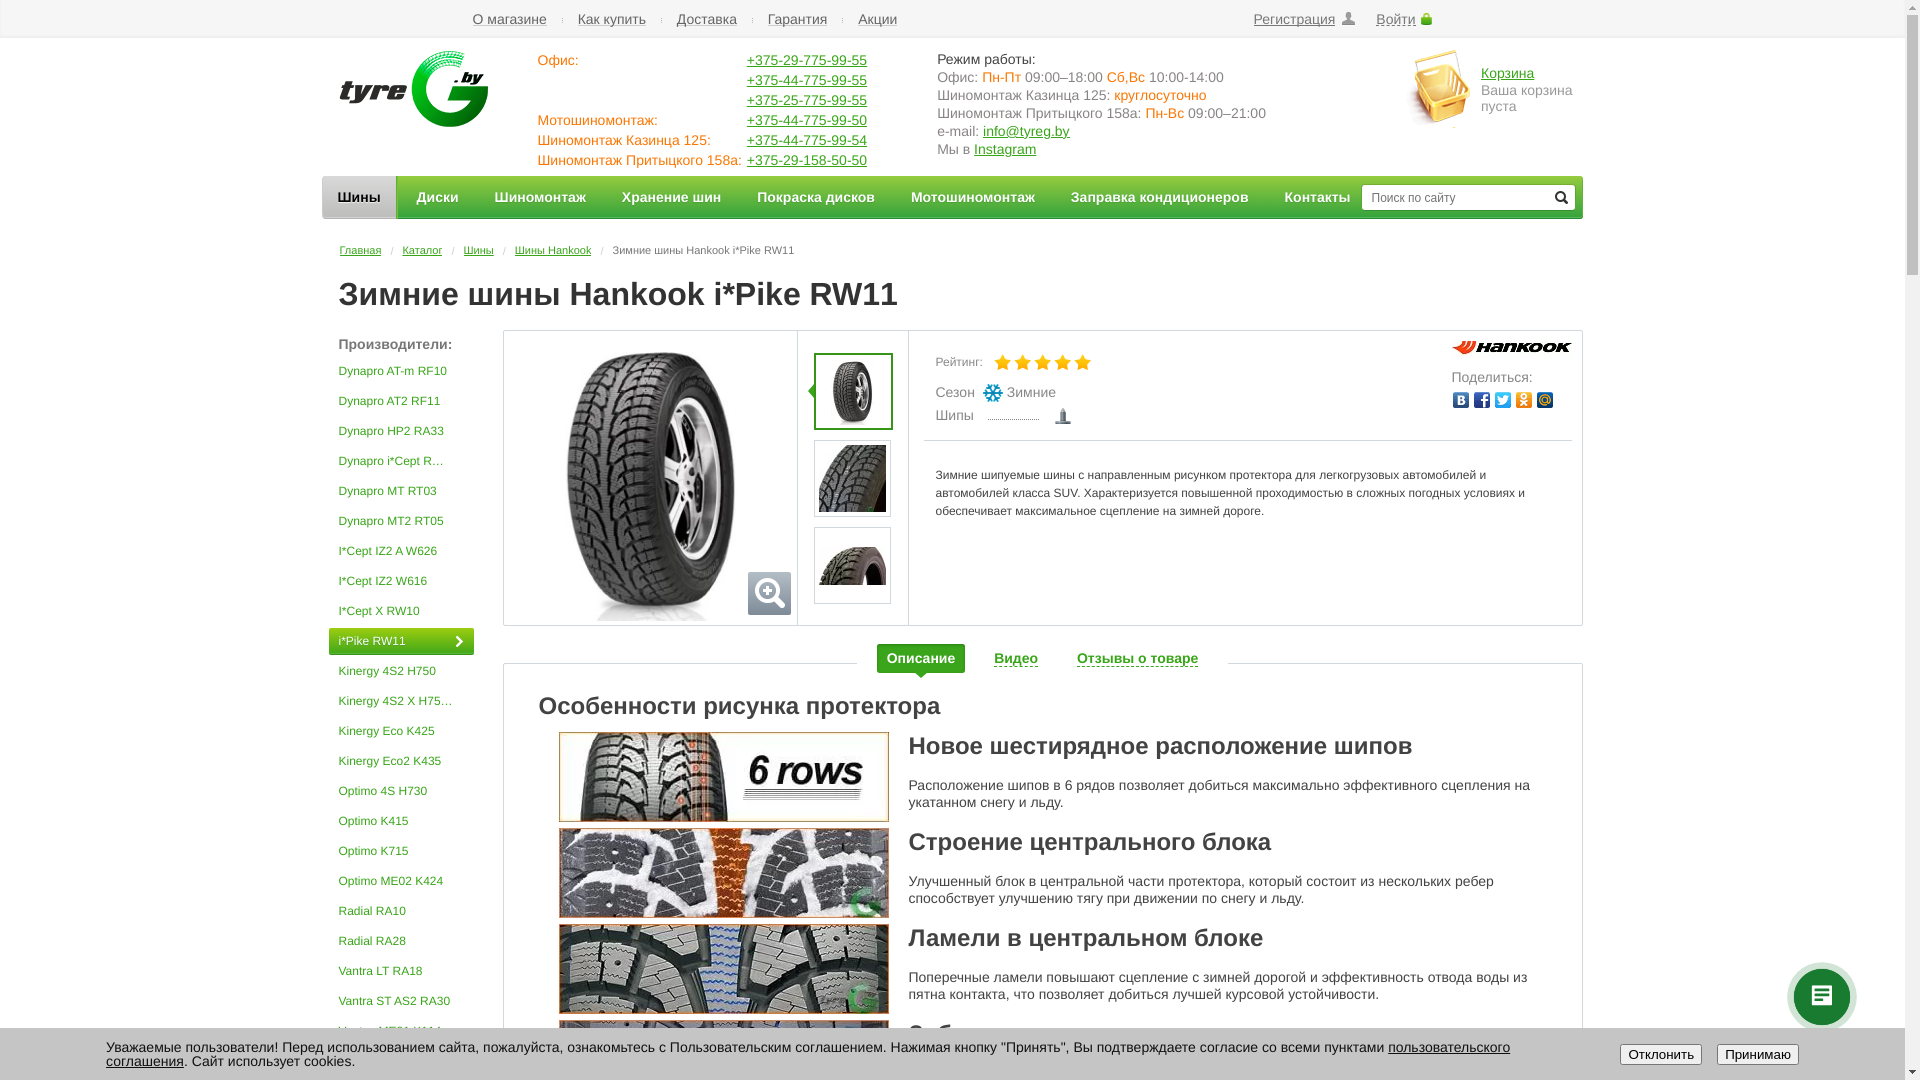  Describe the element at coordinates (400, 461) in the screenshot. I see `'Dynapro i*Cept RW08'` at that location.